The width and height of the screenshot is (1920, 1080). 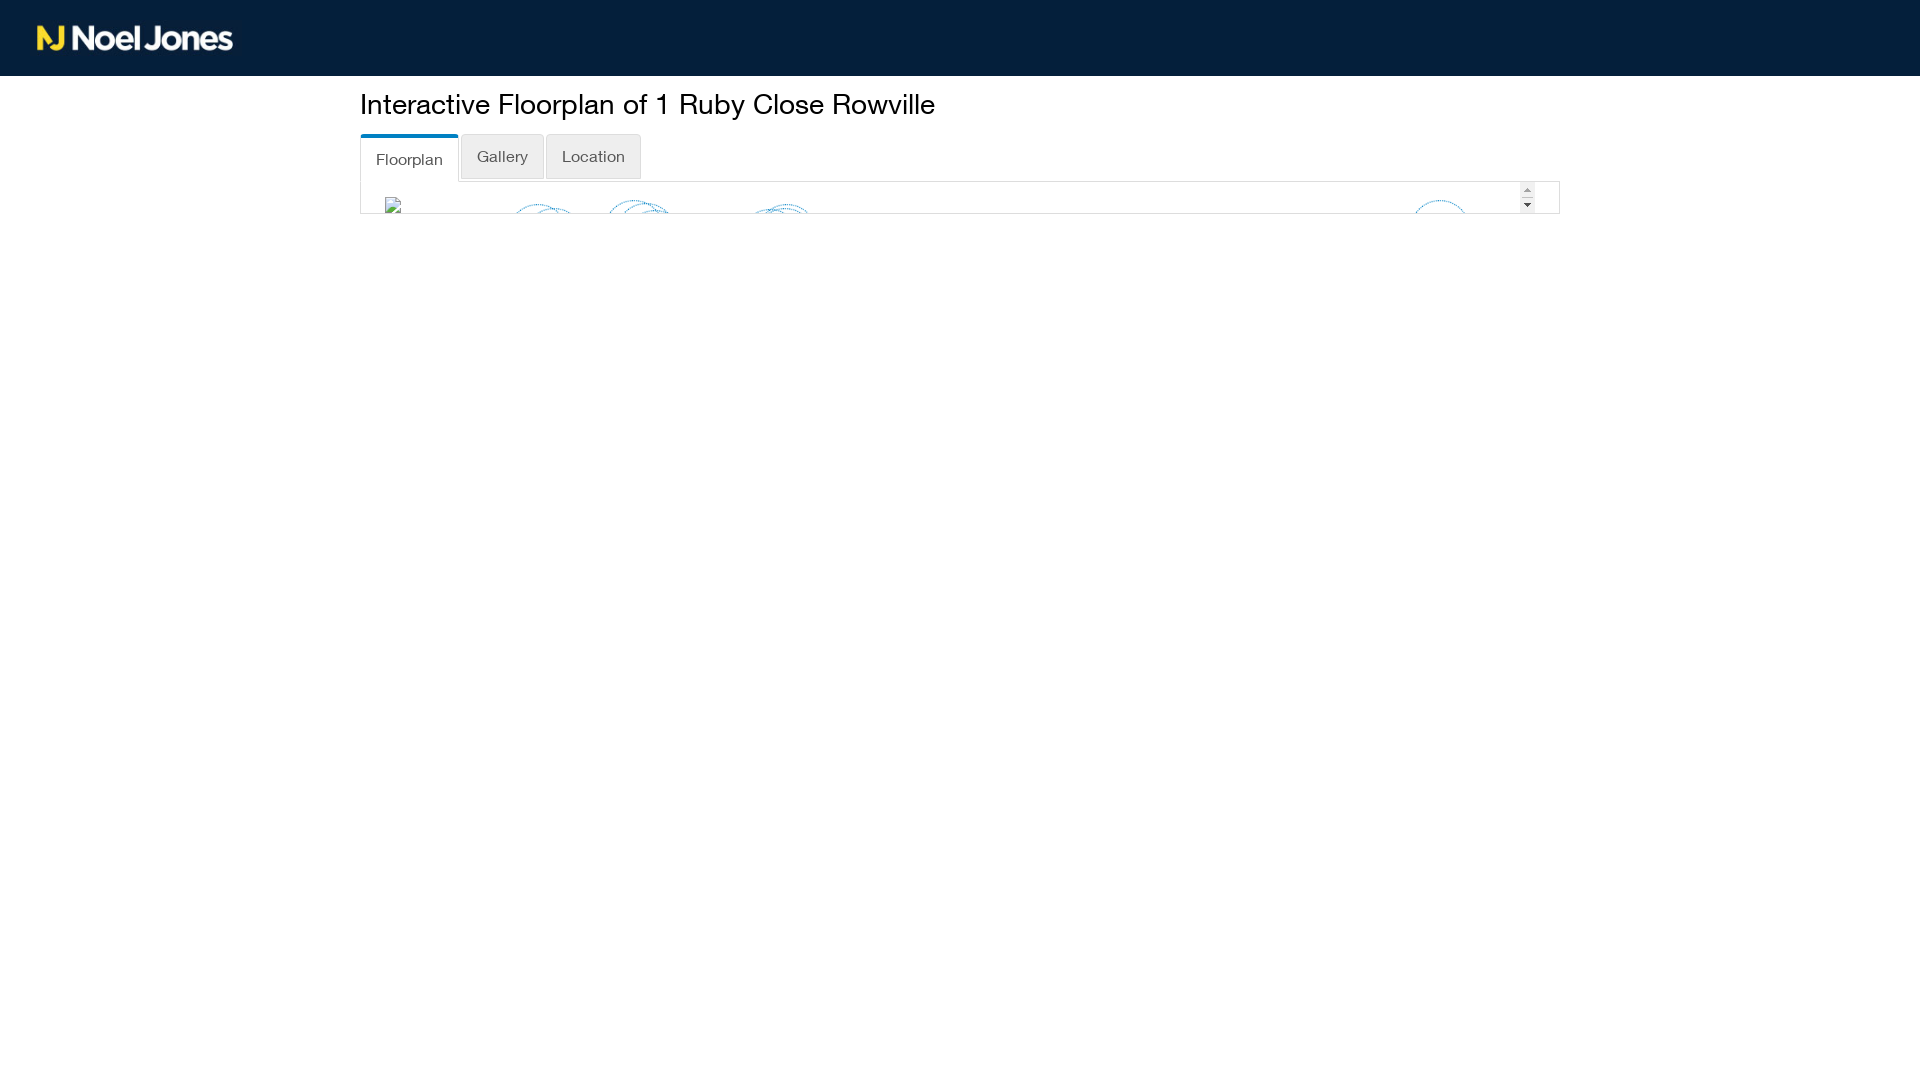 I want to click on 'Gallery', so click(x=502, y=155).